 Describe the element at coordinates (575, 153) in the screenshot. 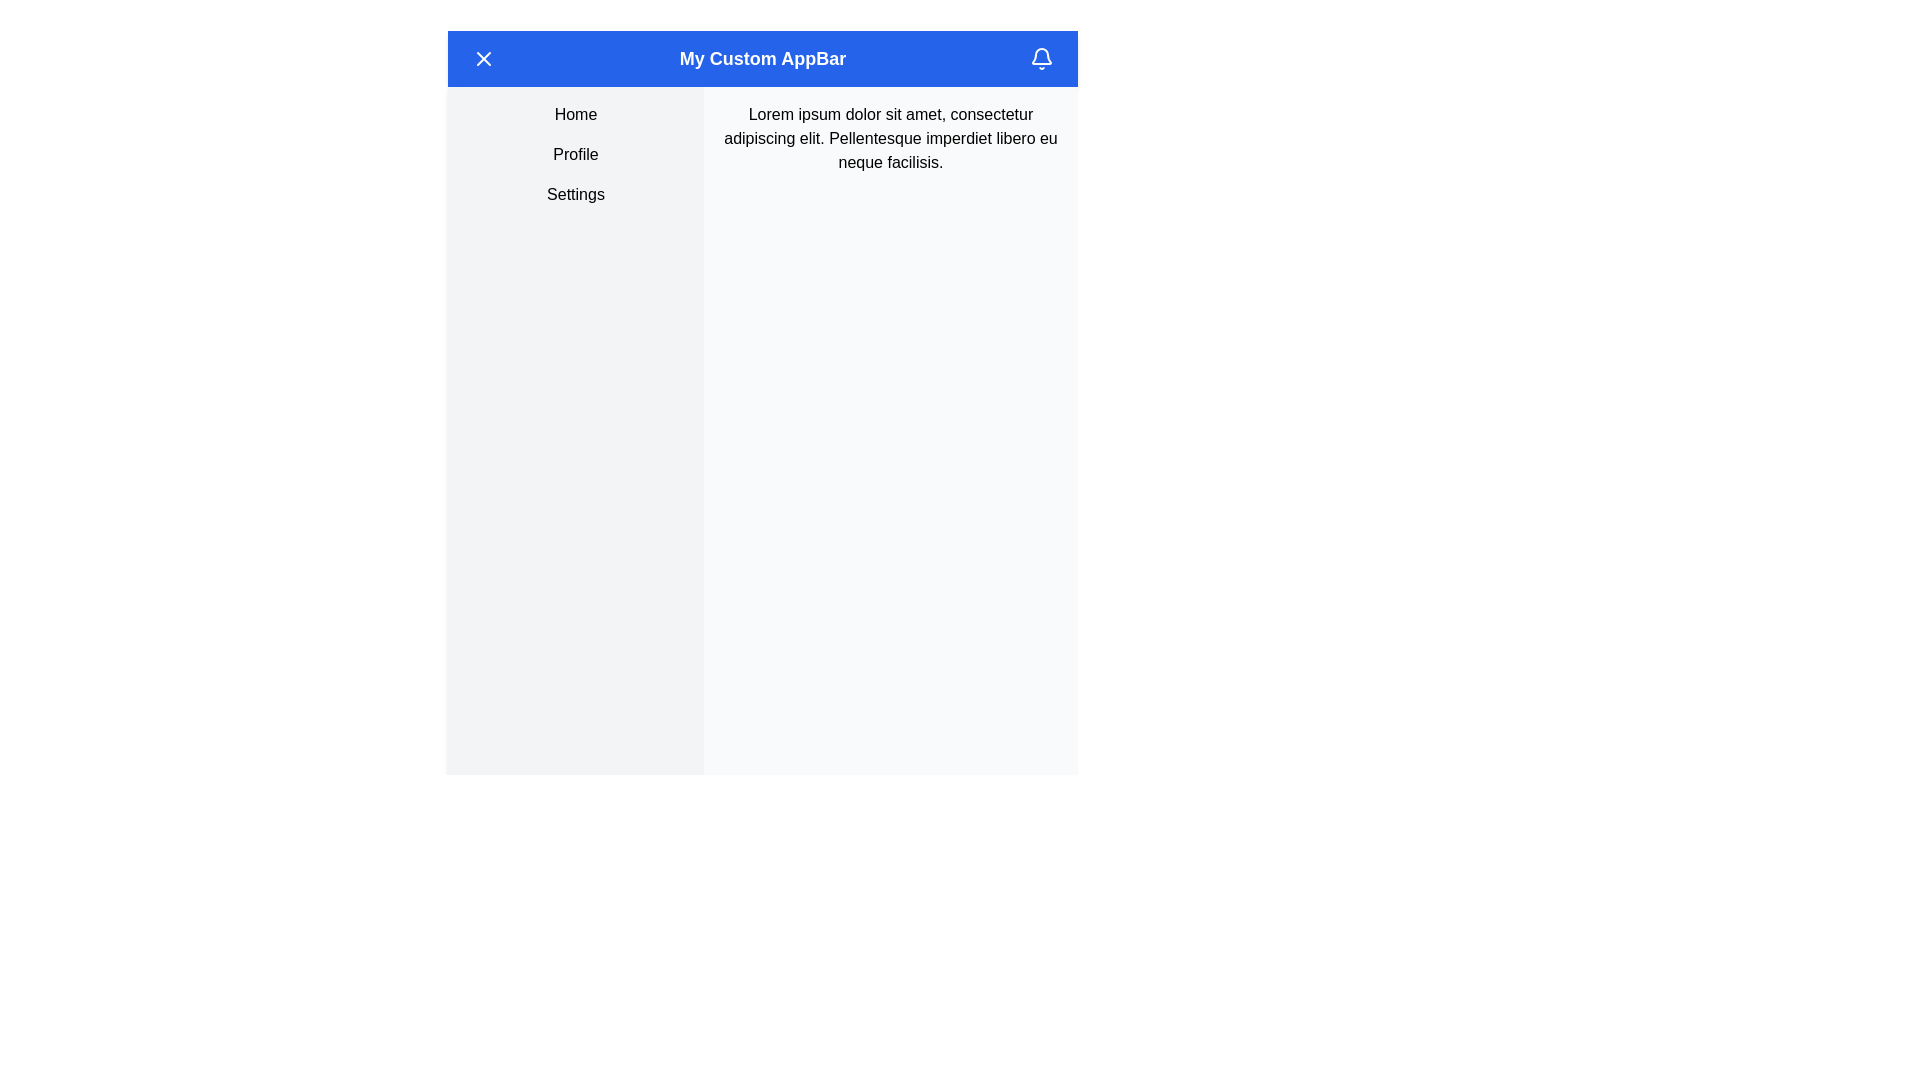

I see `the 'Profile' text label in the sidebar` at that location.